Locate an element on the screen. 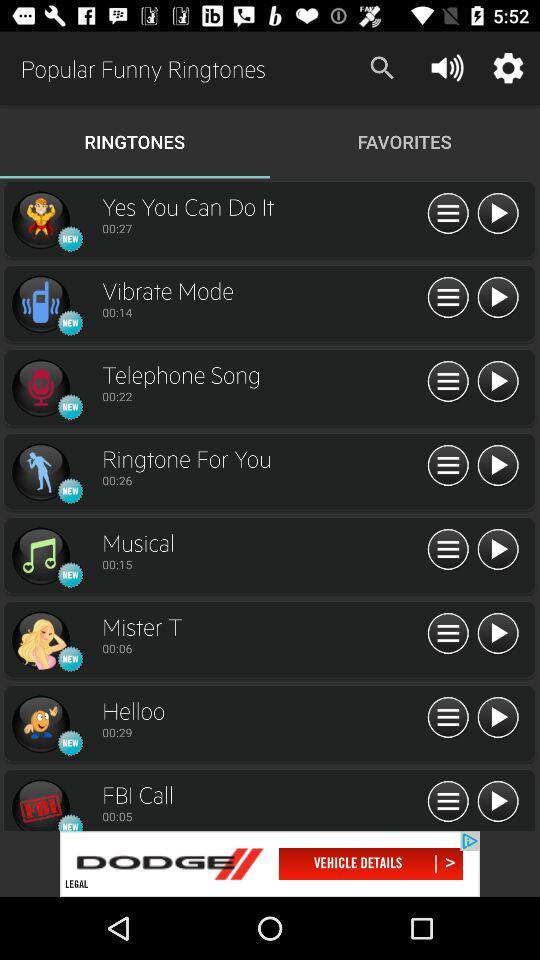 The height and width of the screenshot is (960, 540). menu icon is located at coordinates (448, 297).